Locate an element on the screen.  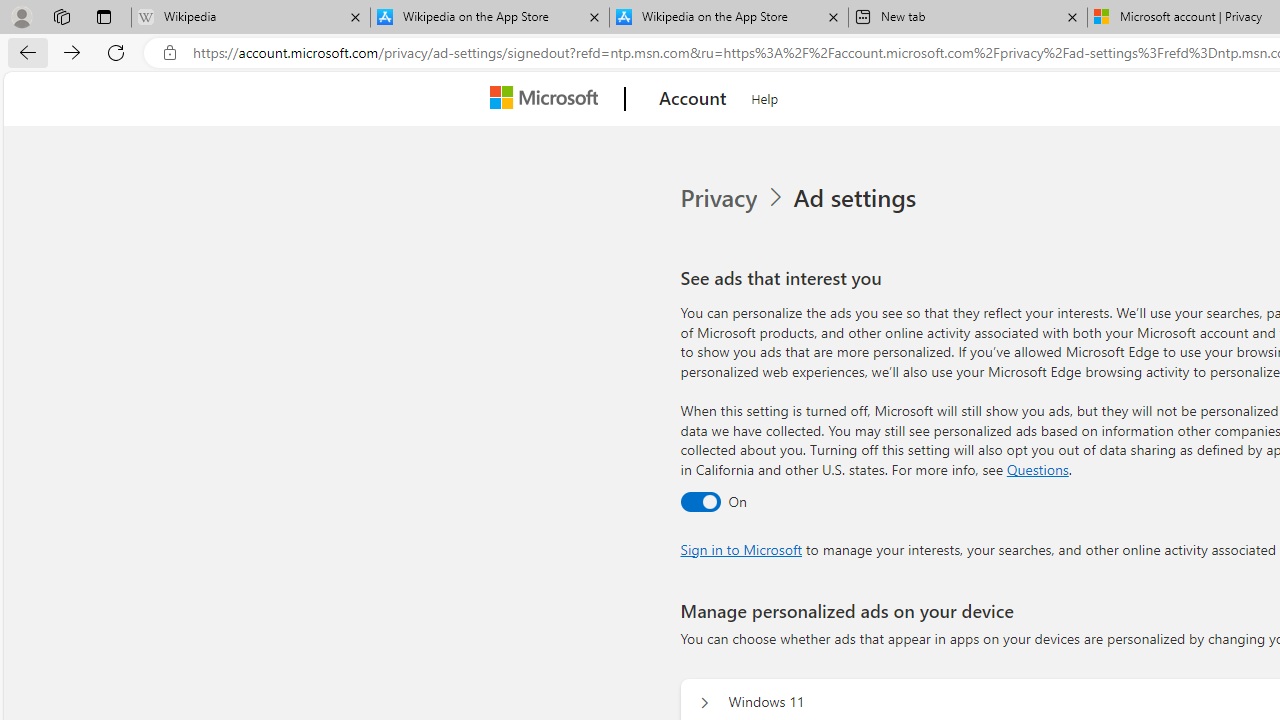
'Privacy' is located at coordinates (720, 198).